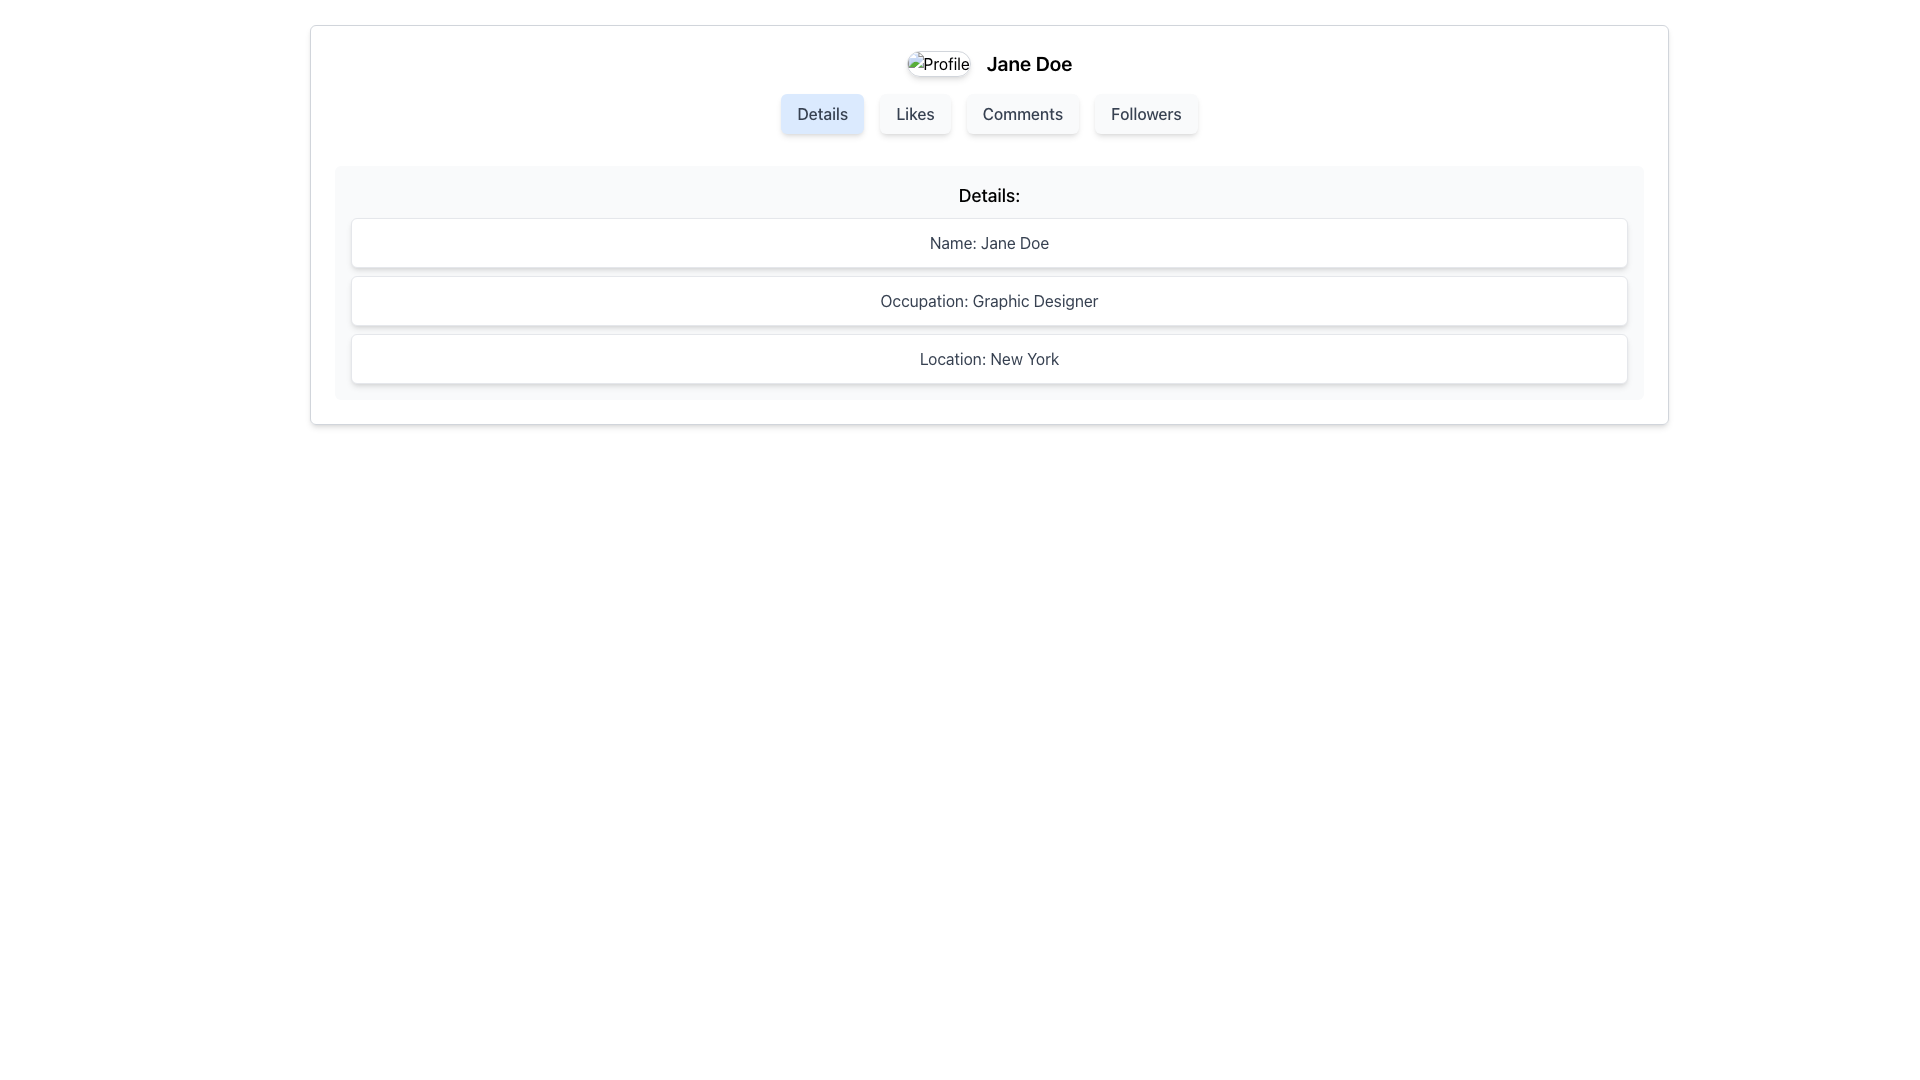 The image size is (1920, 1080). What do you see at coordinates (989, 242) in the screenshot?
I see `the Text display field showing 'Jane Doe' in the profile information section, which is the first entry in the vertical list under the heading 'Details:'` at bounding box center [989, 242].